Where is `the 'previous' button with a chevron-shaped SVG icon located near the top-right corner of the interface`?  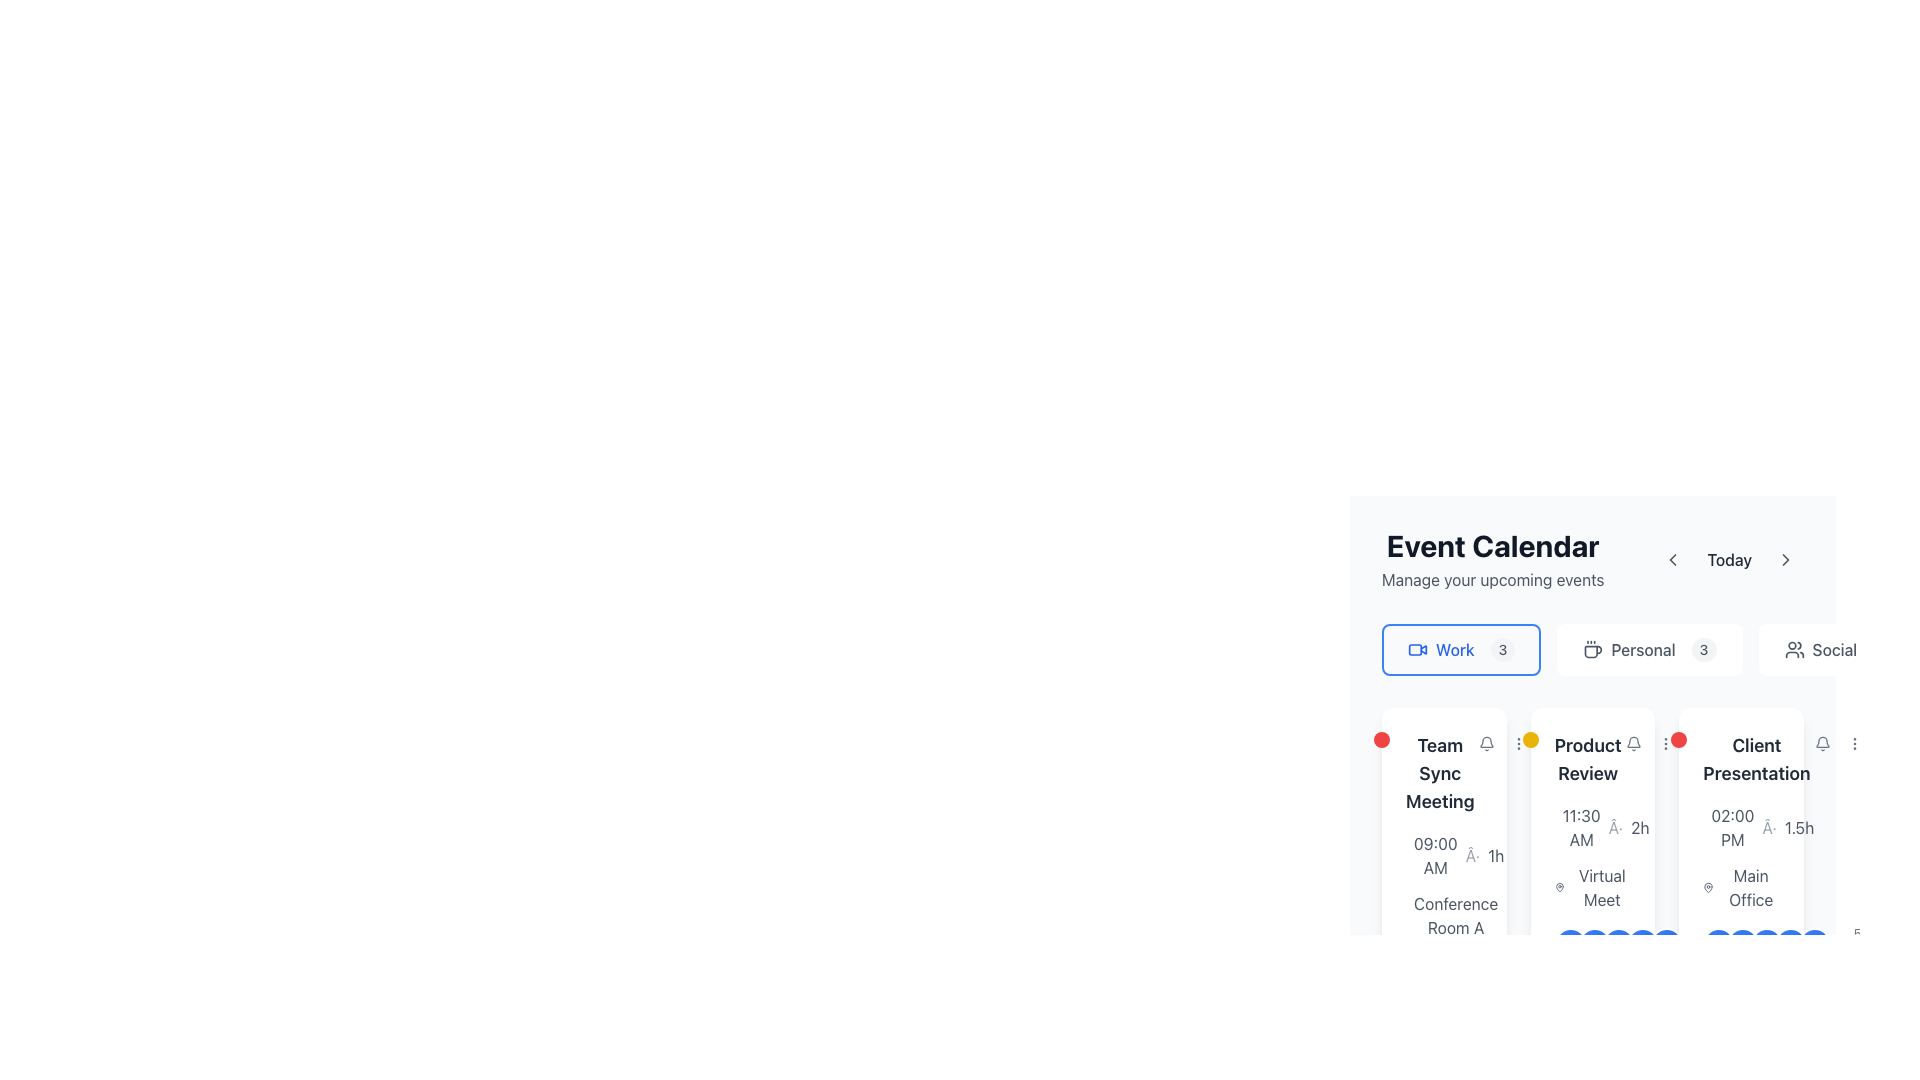
the 'previous' button with a chevron-shaped SVG icon located near the top-right corner of the interface is located at coordinates (1673, 559).